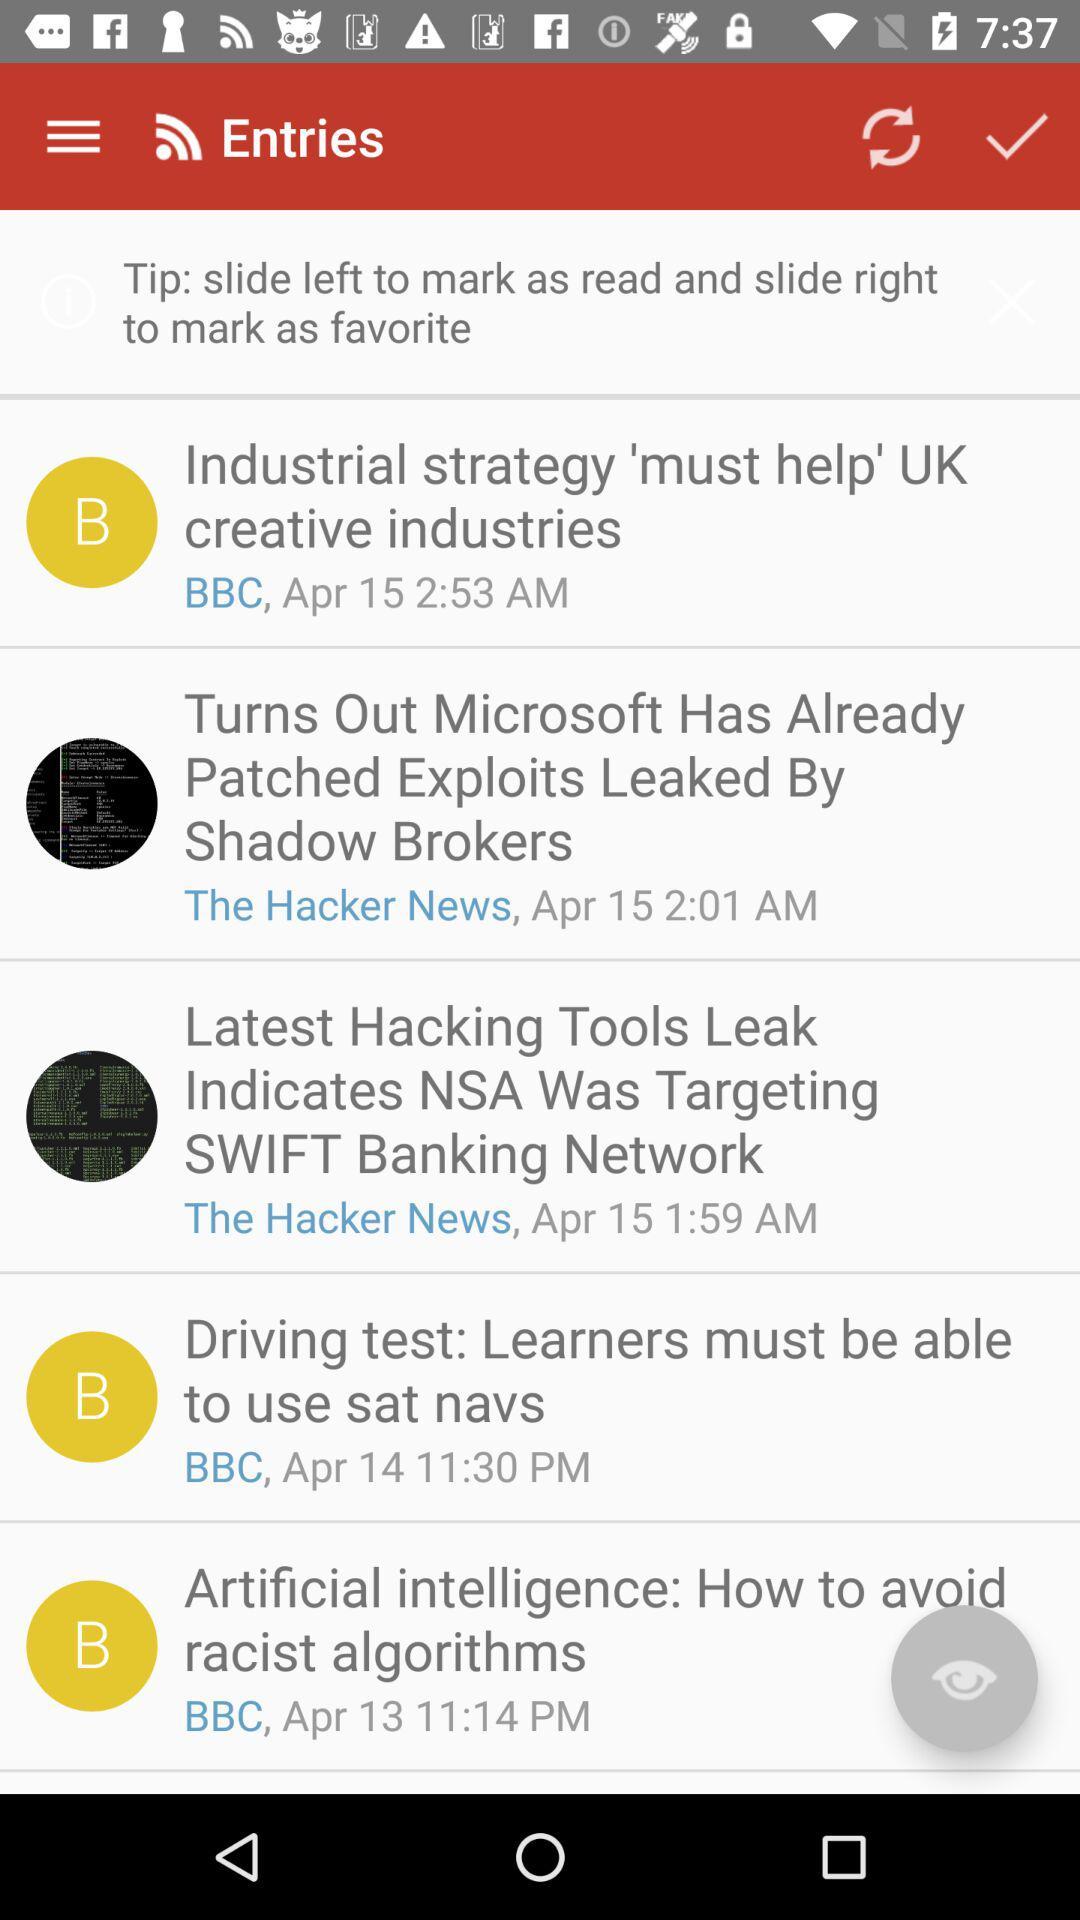 The height and width of the screenshot is (1920, 1080). Describe the element at coordinates (540, 300) in the screenshot. I see `the icon above industrial strategy must` at that location.